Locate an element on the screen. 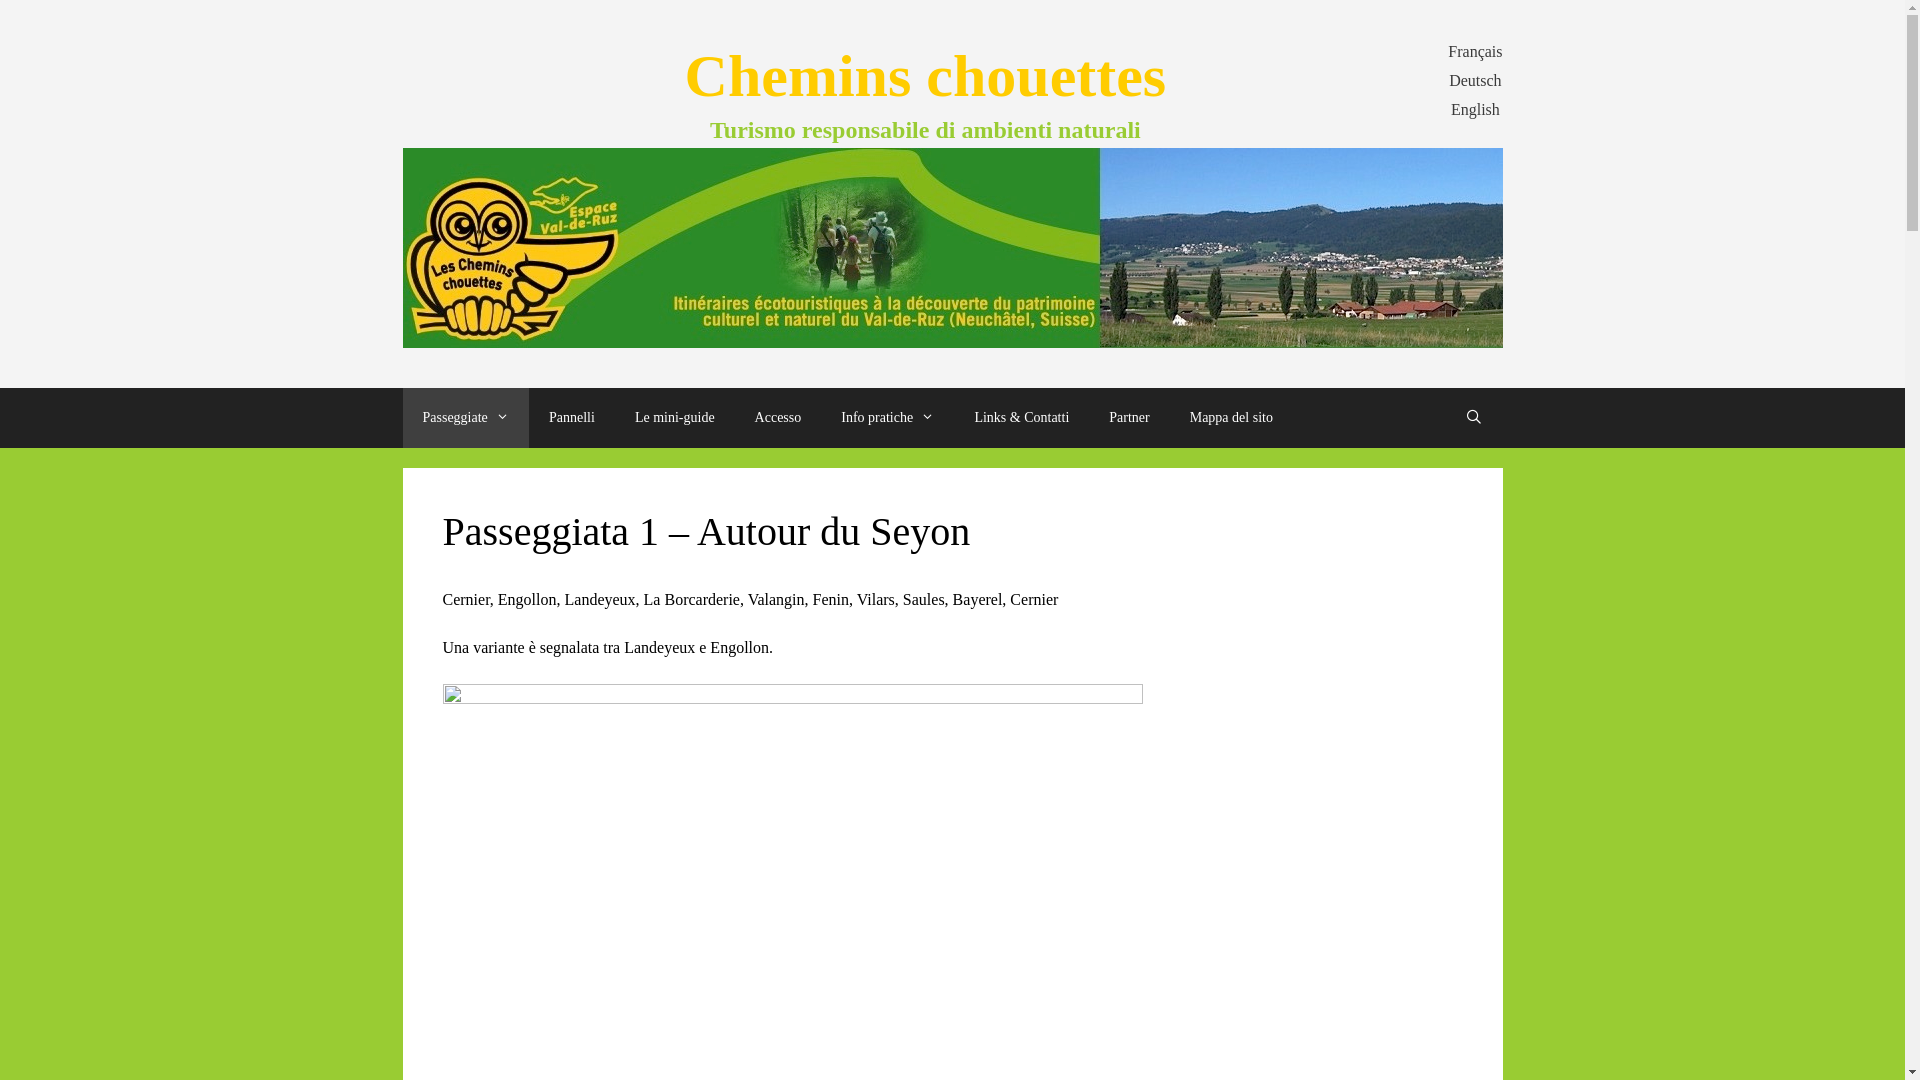 This screenshot has height=1080, width=1920. 'Pannelli' is located at coordinates (528, 416).